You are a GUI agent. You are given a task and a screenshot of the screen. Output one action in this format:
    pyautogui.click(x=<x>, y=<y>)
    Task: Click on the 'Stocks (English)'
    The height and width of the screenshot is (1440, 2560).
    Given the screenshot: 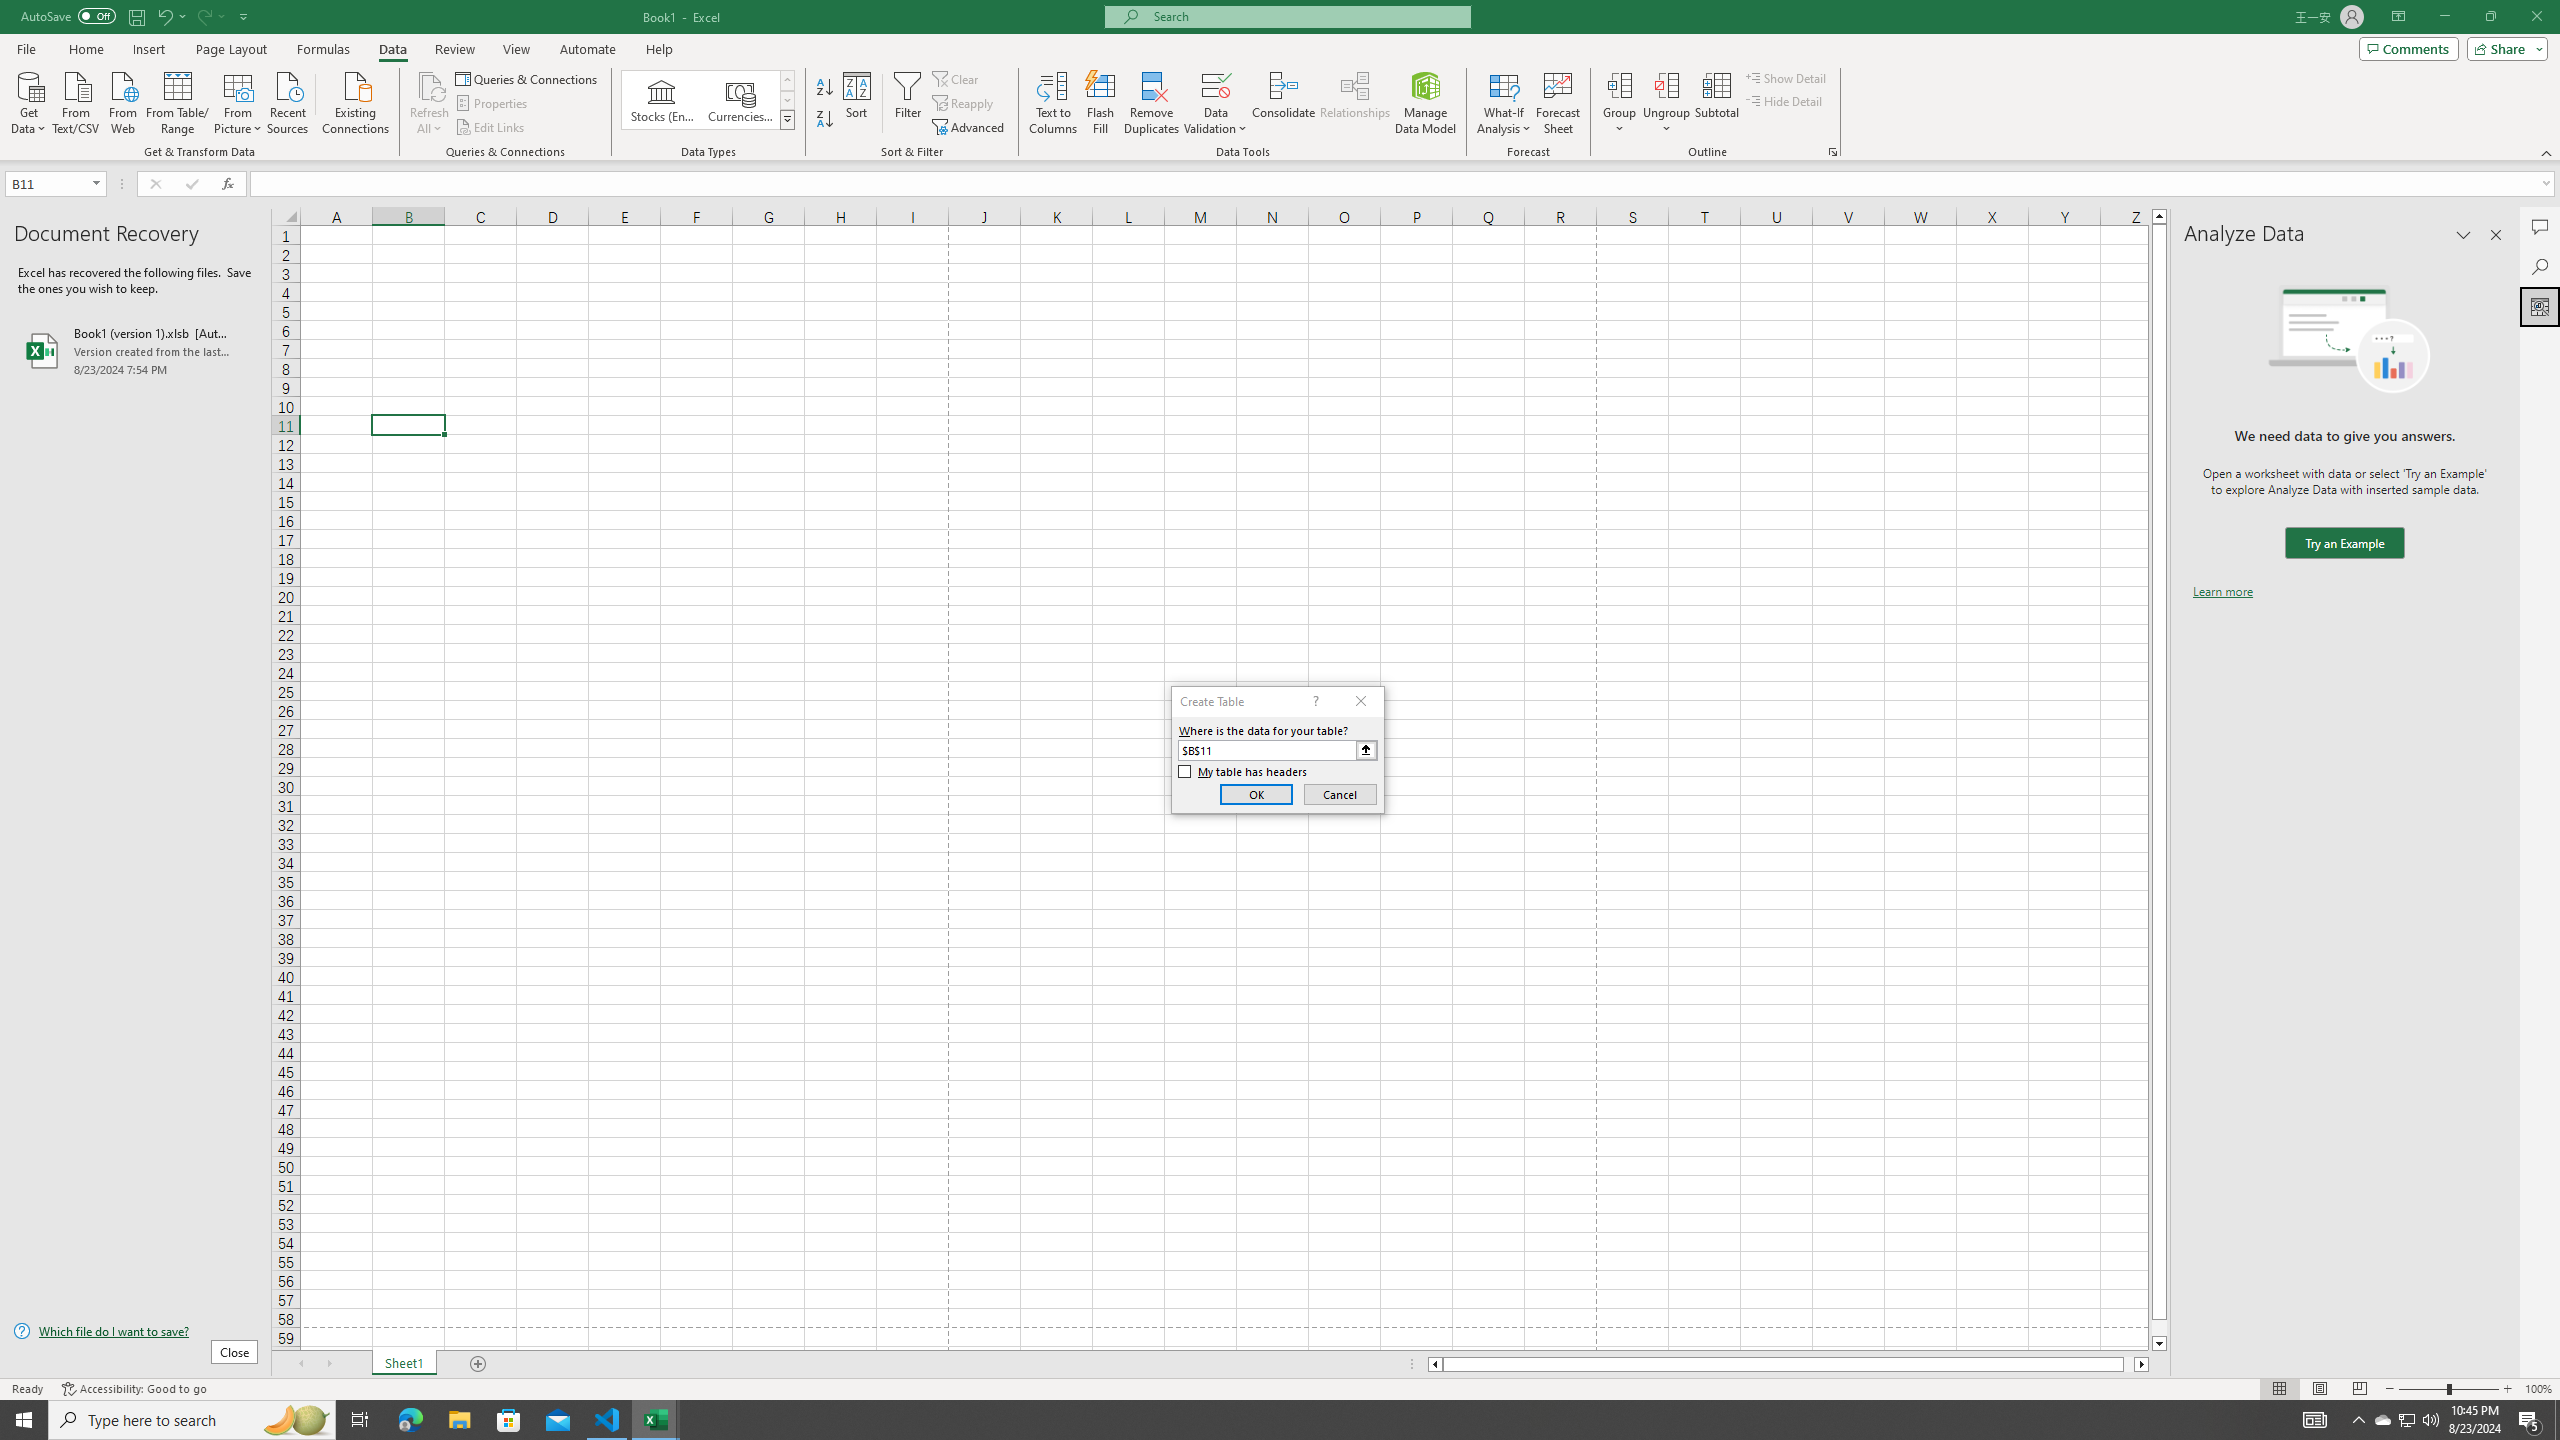 What is the action you would take?
    pyautogui.click(x=660, y=99)
    